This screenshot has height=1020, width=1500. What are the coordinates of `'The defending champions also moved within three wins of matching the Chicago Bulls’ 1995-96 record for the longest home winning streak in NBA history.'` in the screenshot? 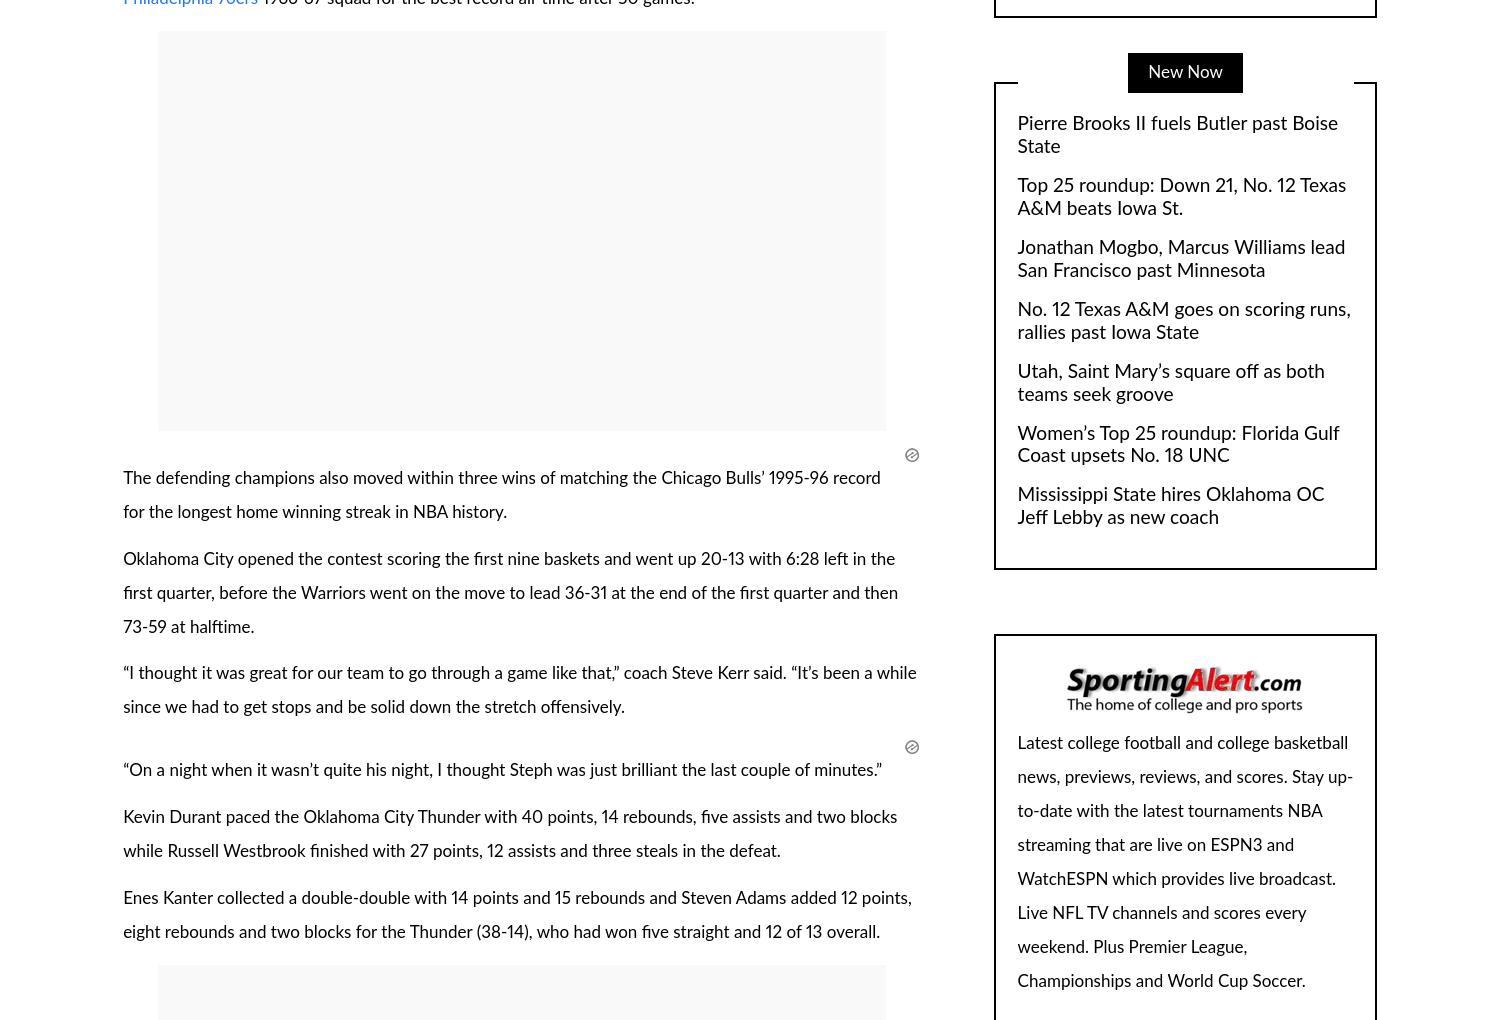 It's located at (501, 494).